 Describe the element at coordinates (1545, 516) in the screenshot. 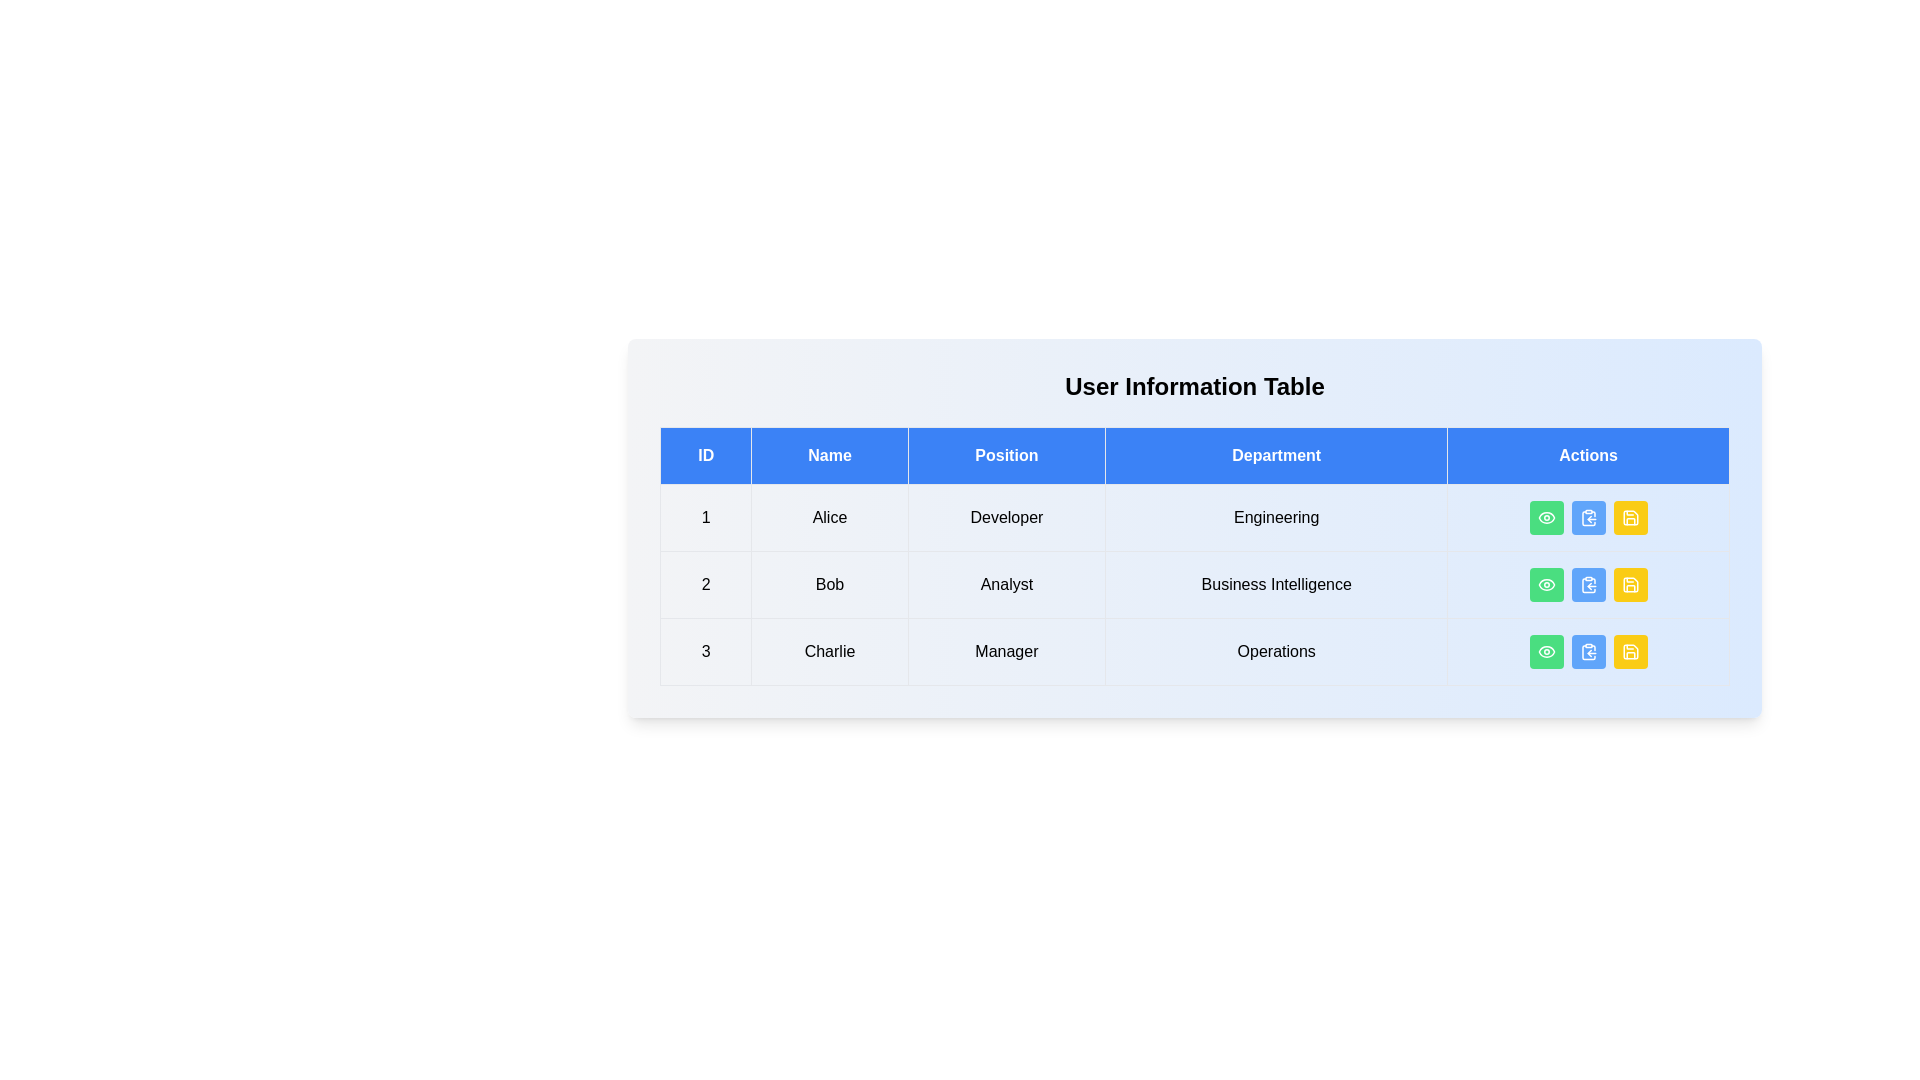

I see `the 'Eye' button in the 'Actions' column of the row corresponding to 1` at that location.